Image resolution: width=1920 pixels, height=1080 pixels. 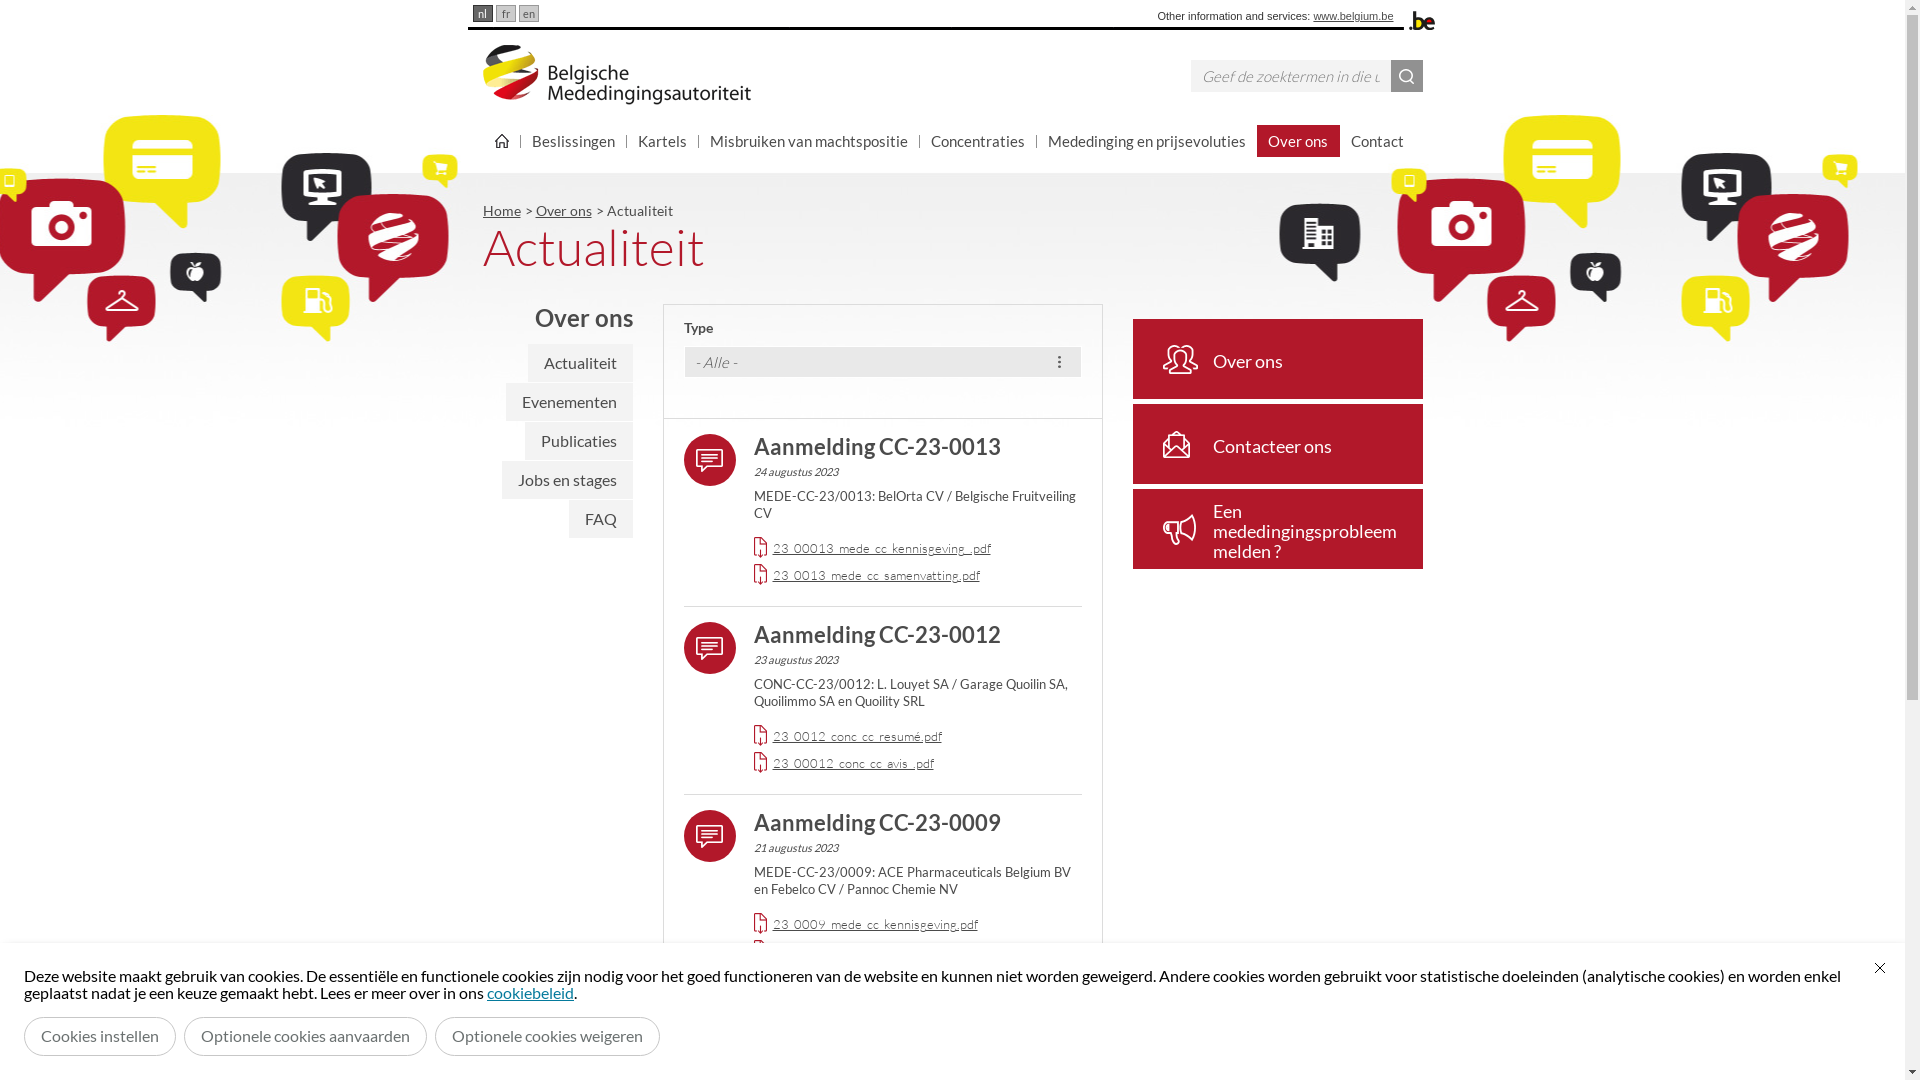 What do you see at coordinates (1405, 75) in the screenshot?
I see `'Search'` at bounding box center [1405, 75].